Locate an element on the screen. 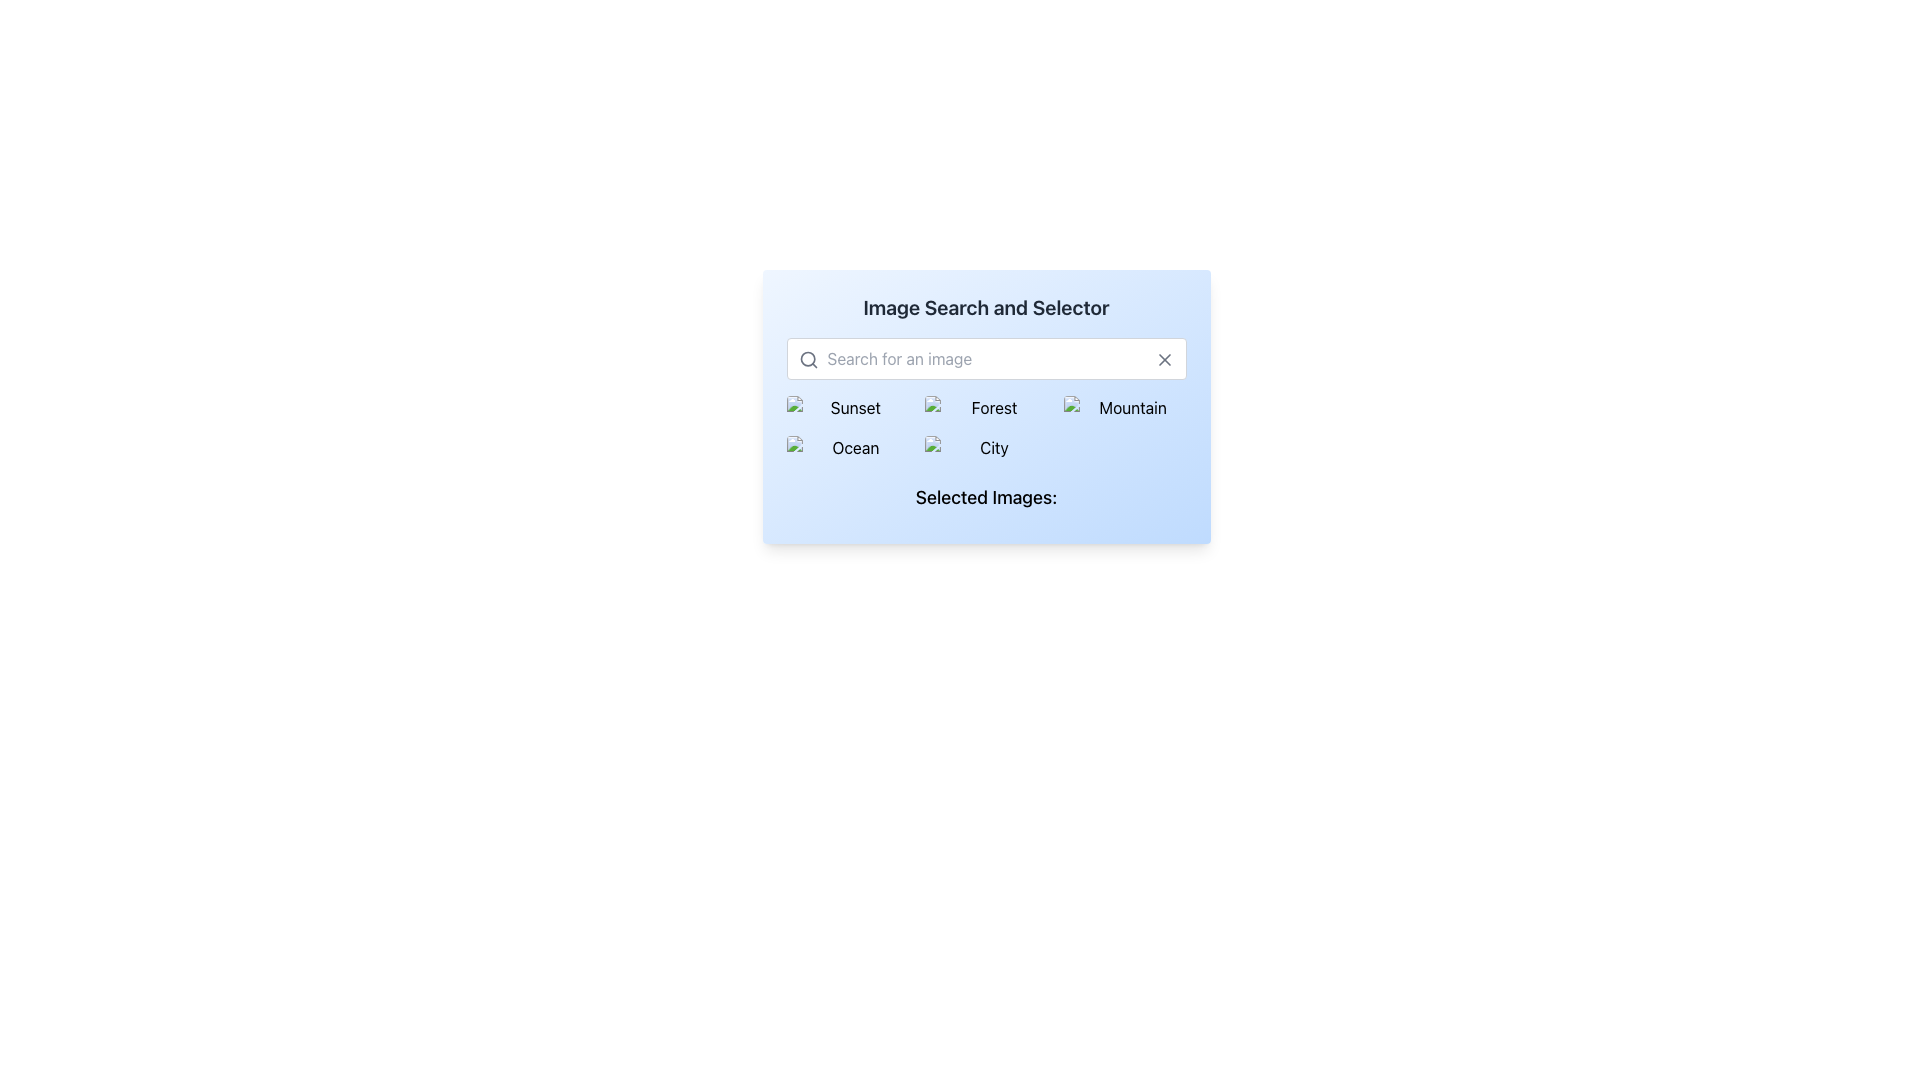  the selectable grid cell labeled 'Forest' which features a thumbnail image, positioned in the second row and second column of the grid layout is located at coordinates (986, 407).